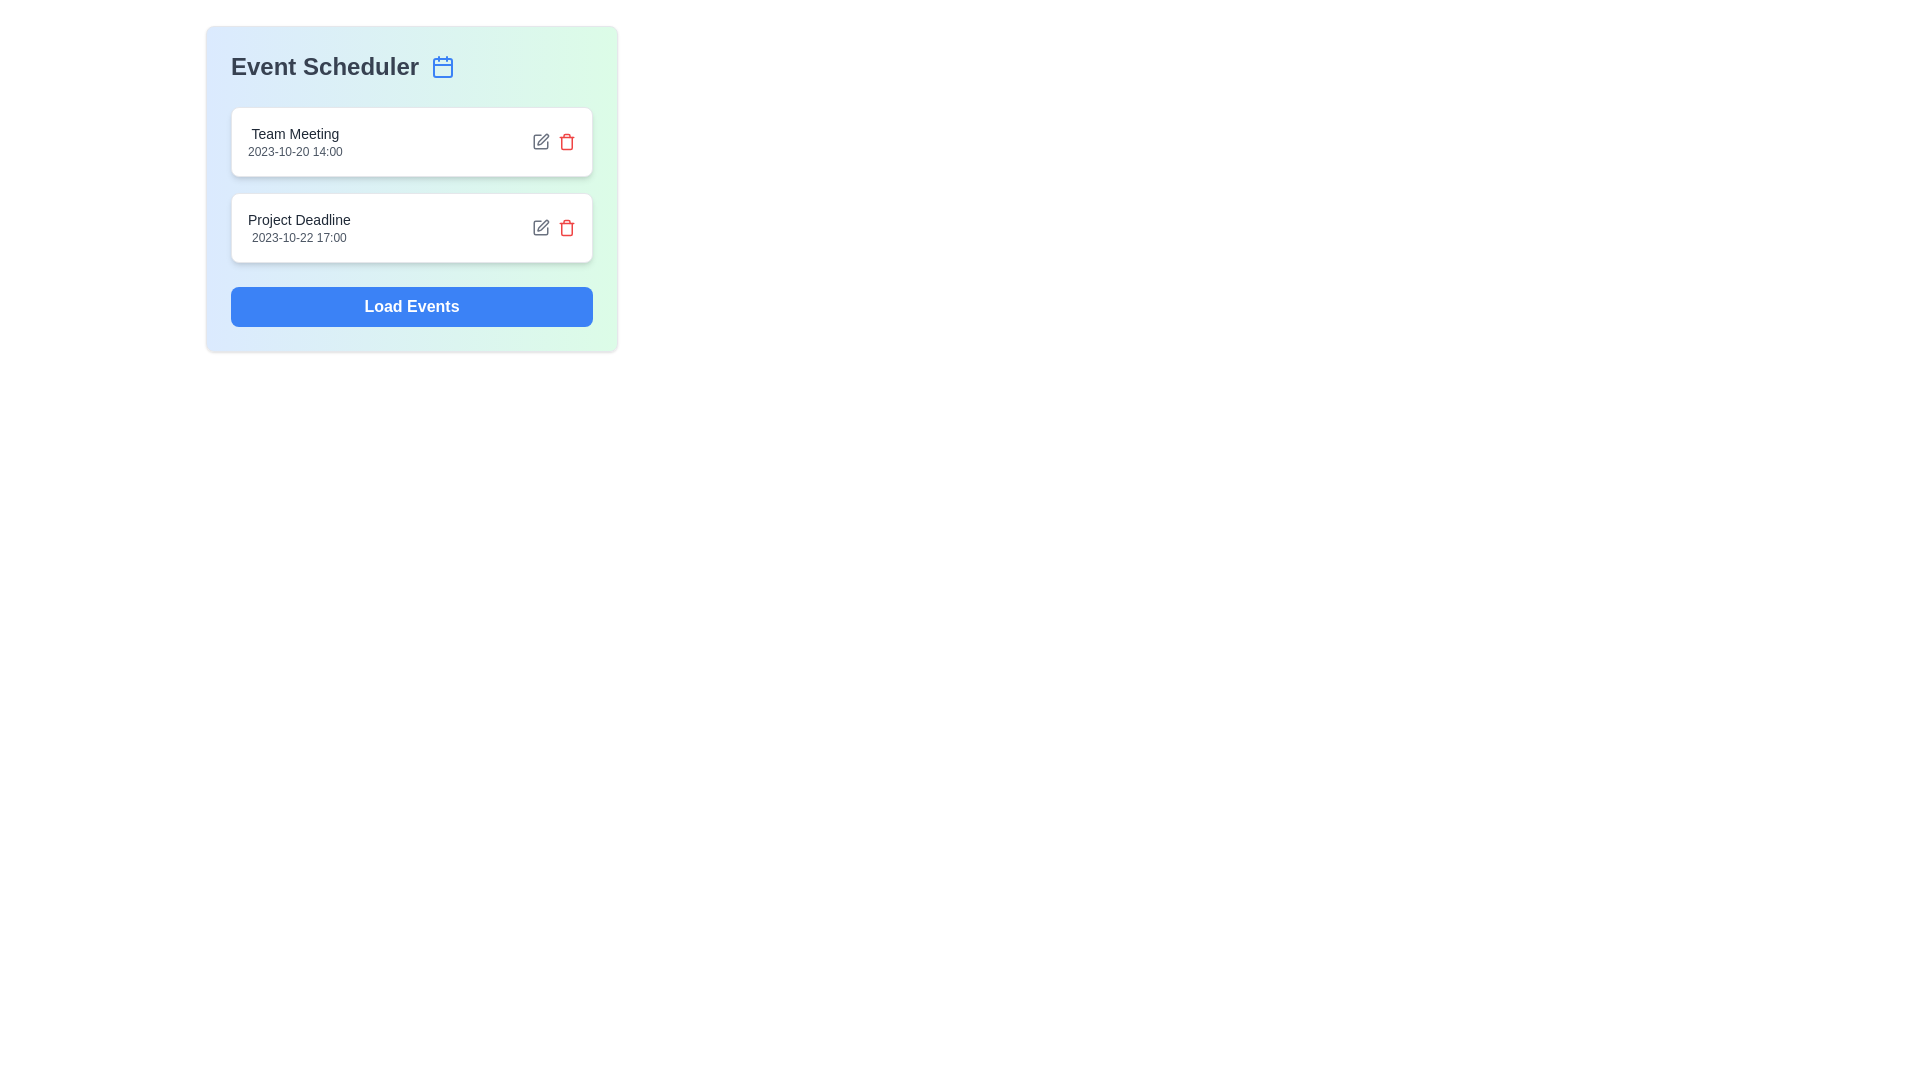  What do you see at coordinates (442, 65) in the screenshot?
I see `the icon located to the right of the 'Event Scheduler' text in the header area` at bounding box center [442, 65].